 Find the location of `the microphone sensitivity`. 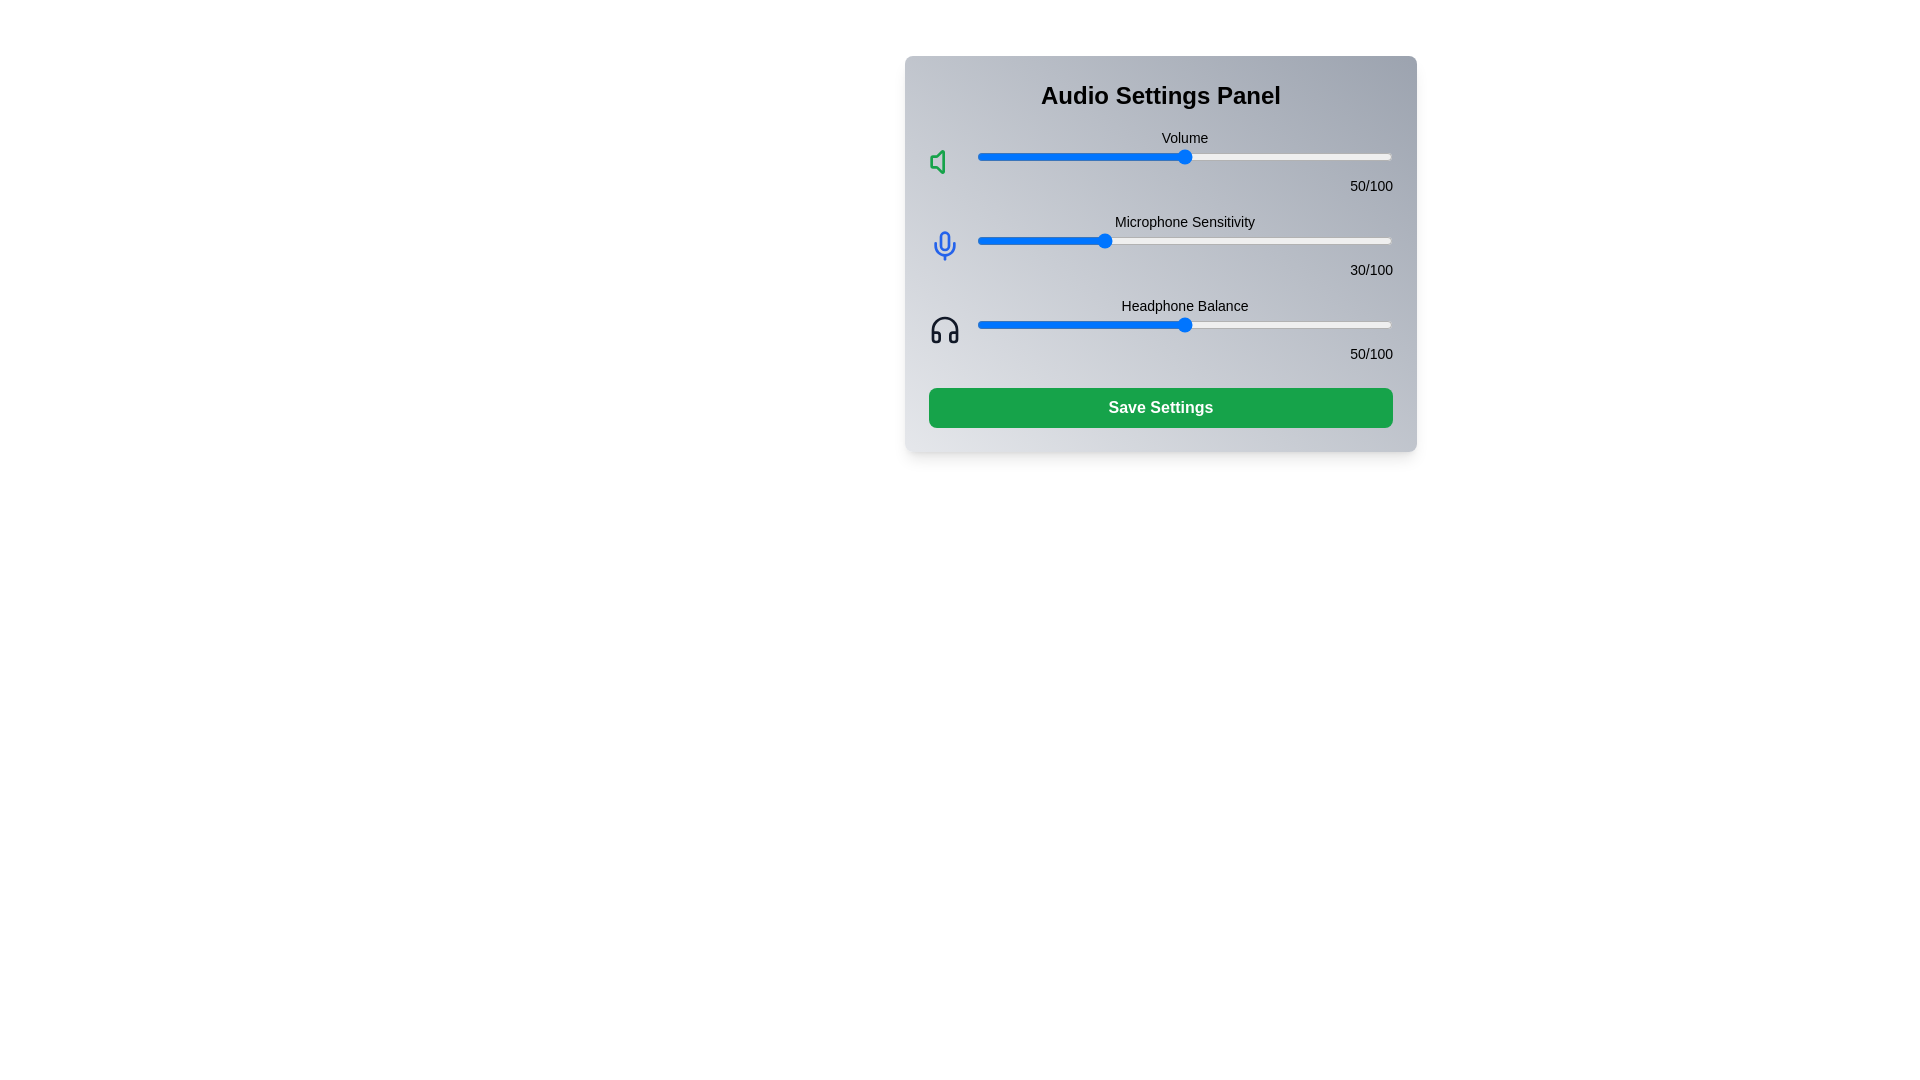

the microphone sensitivity is located at coordinates (1314, 239).